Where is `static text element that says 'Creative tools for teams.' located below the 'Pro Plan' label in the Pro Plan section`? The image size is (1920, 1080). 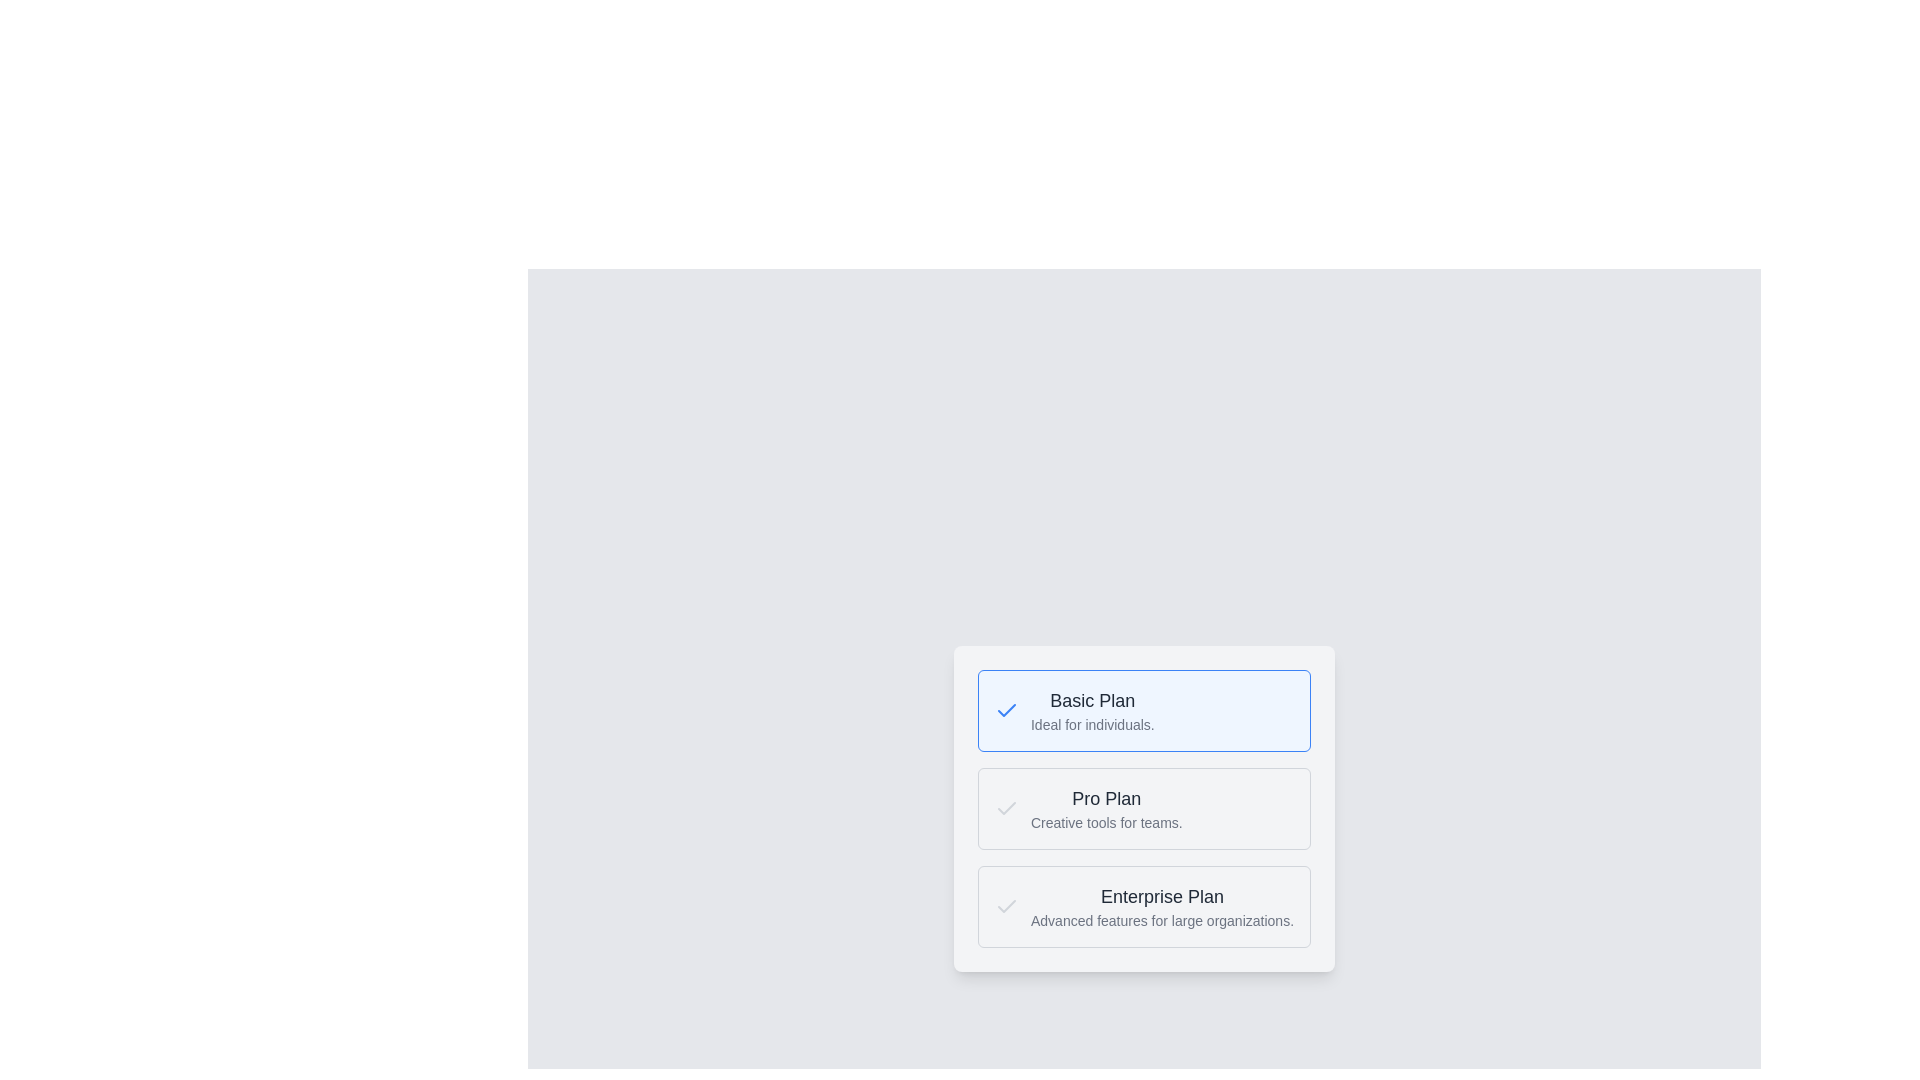
static text element that says 'Creative tools for teams.' located below the 'Pro Plan' label in the Pro Plan section is located at coordinates (1105, 822).